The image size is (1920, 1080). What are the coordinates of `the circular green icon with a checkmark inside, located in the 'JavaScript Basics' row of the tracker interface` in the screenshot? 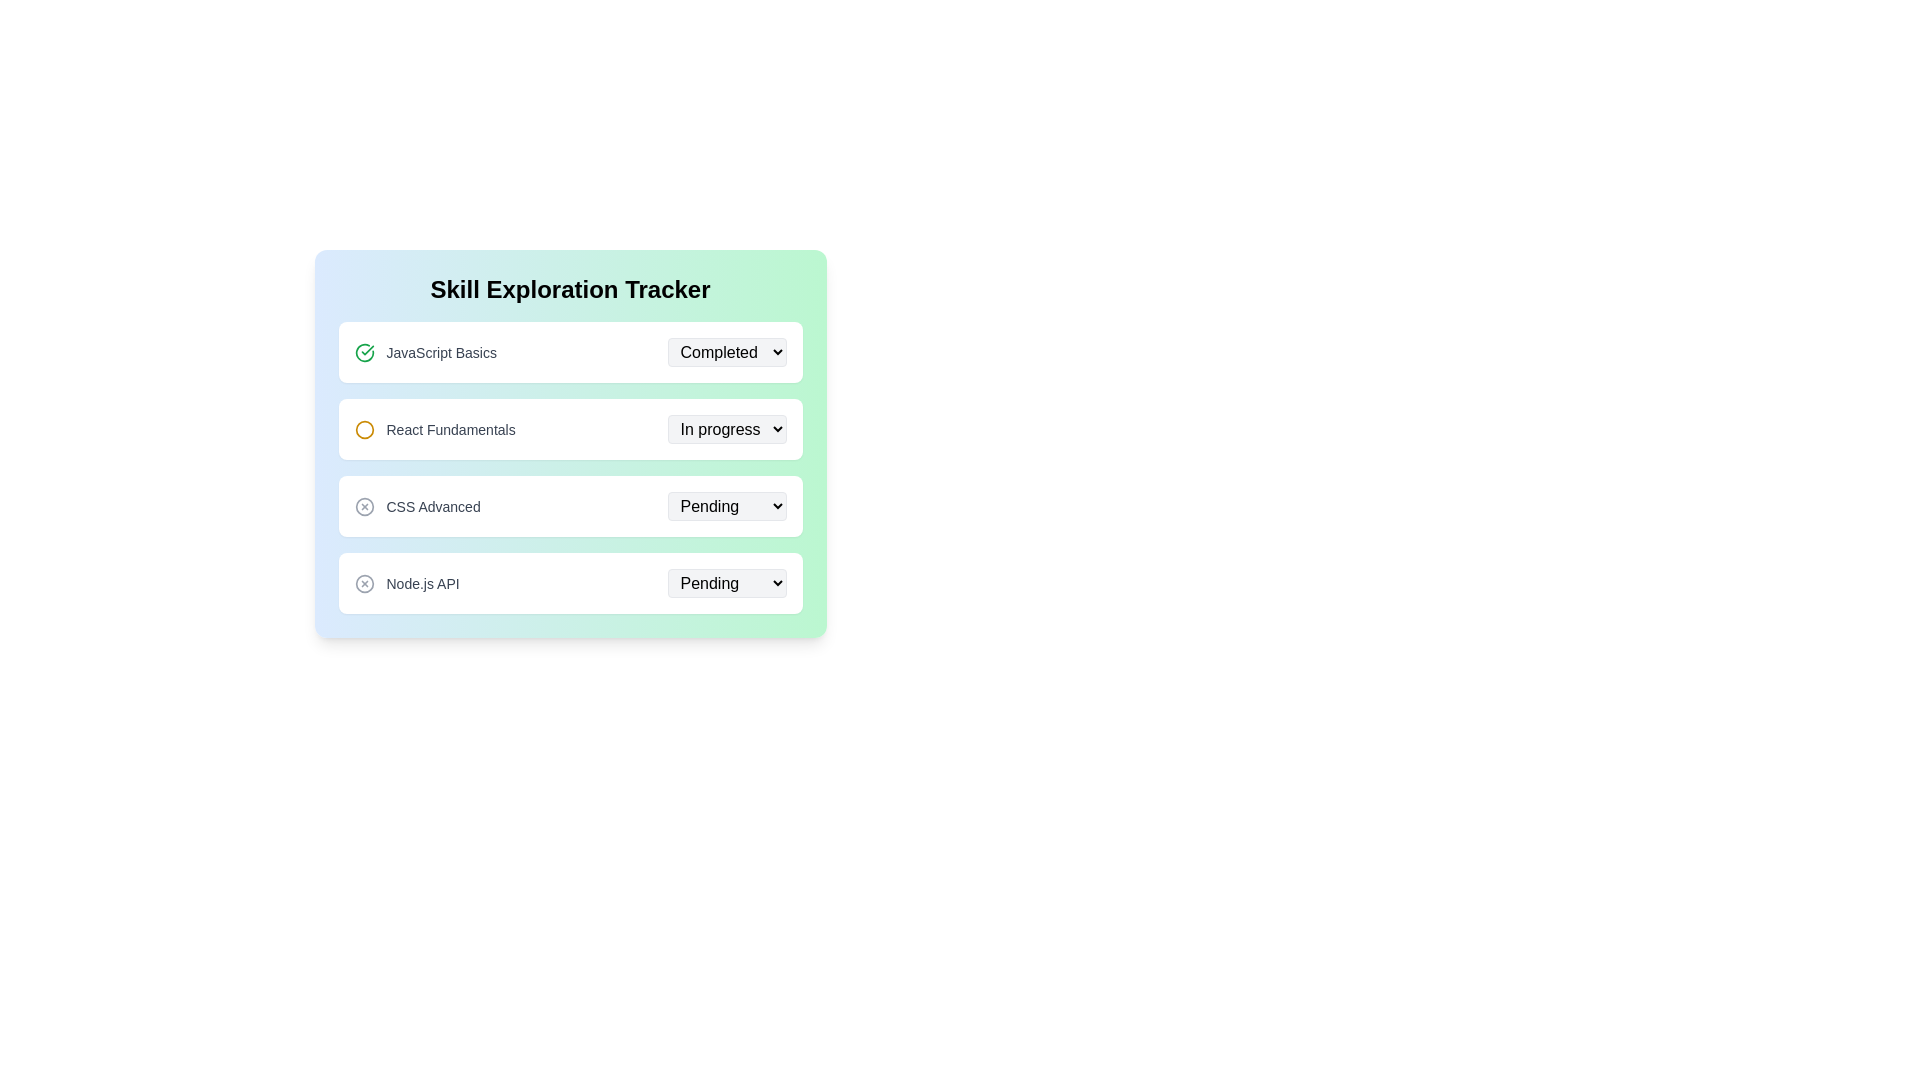 It's located at (364, 351).